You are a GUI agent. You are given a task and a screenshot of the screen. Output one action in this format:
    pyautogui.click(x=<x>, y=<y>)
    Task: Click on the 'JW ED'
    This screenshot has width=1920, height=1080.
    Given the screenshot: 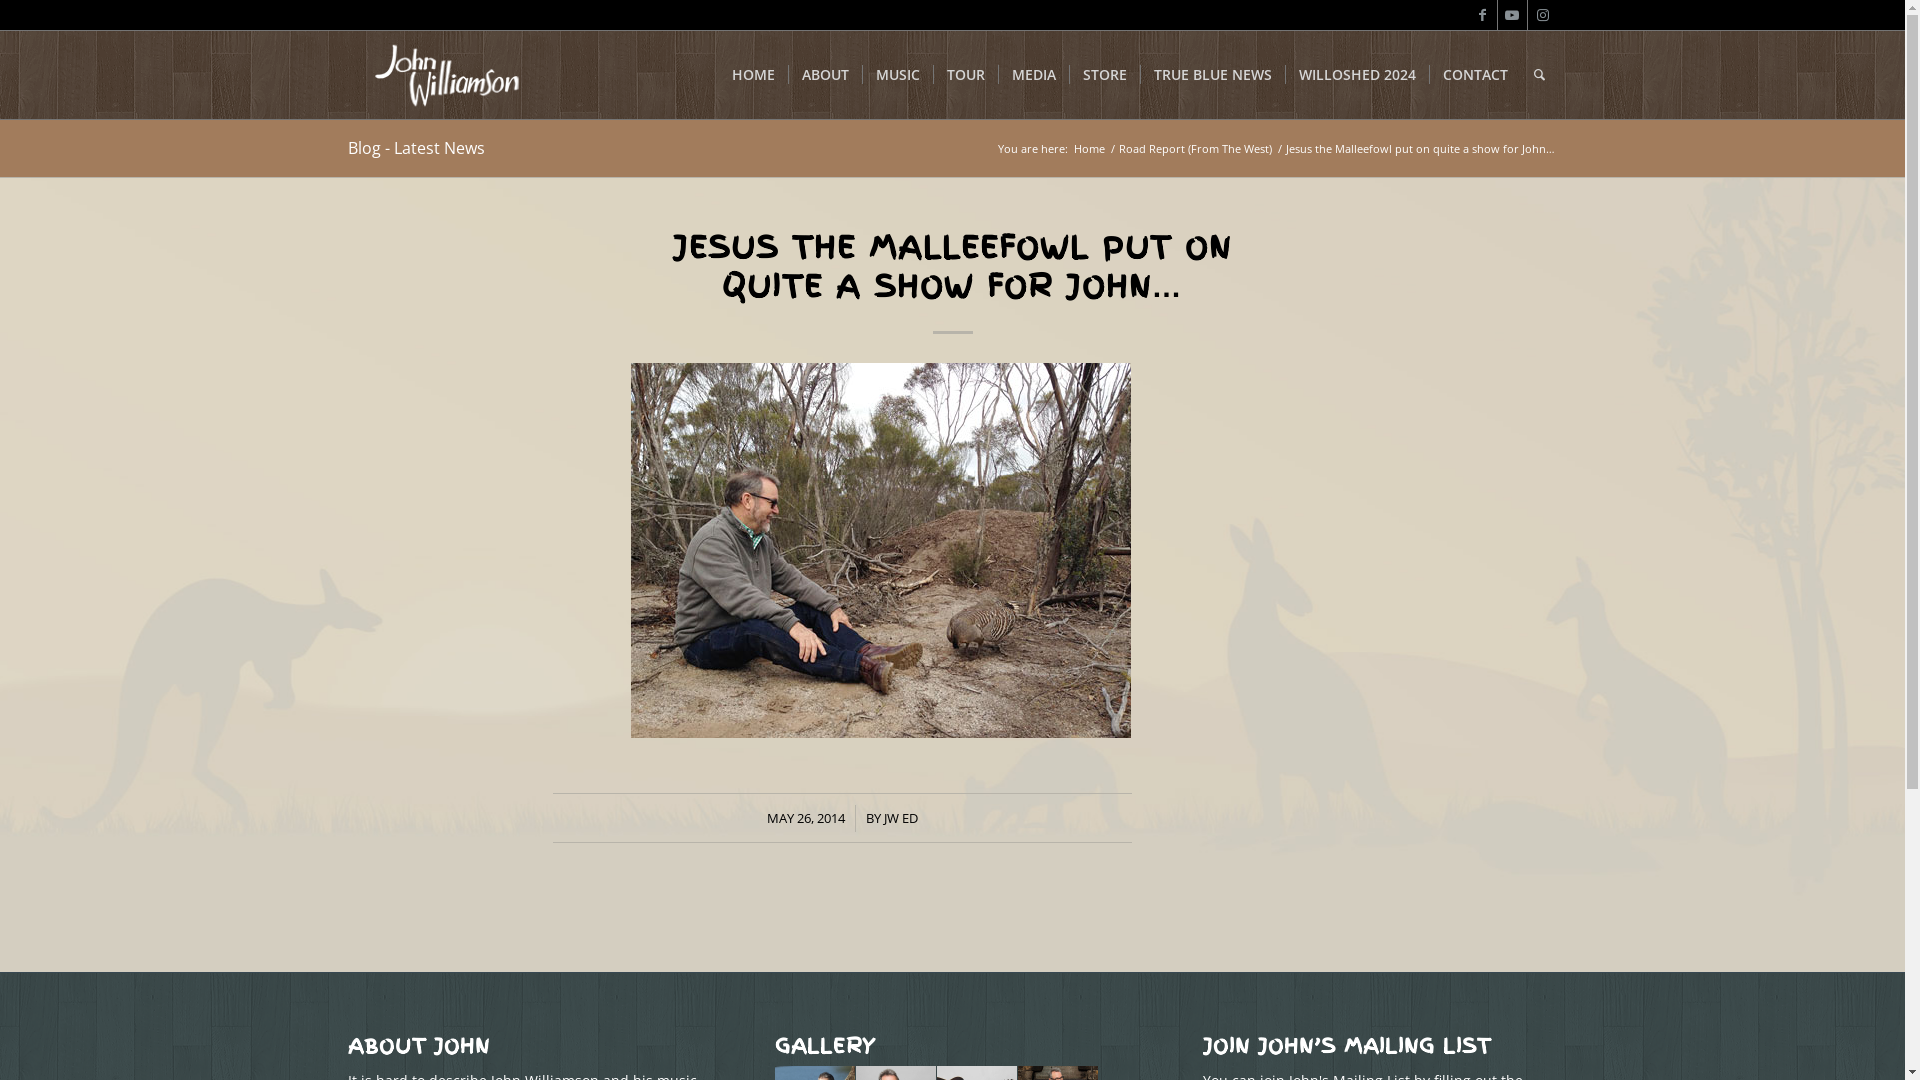 What is the action you would take?
    pyautogui.click(x=900, y=817)
    